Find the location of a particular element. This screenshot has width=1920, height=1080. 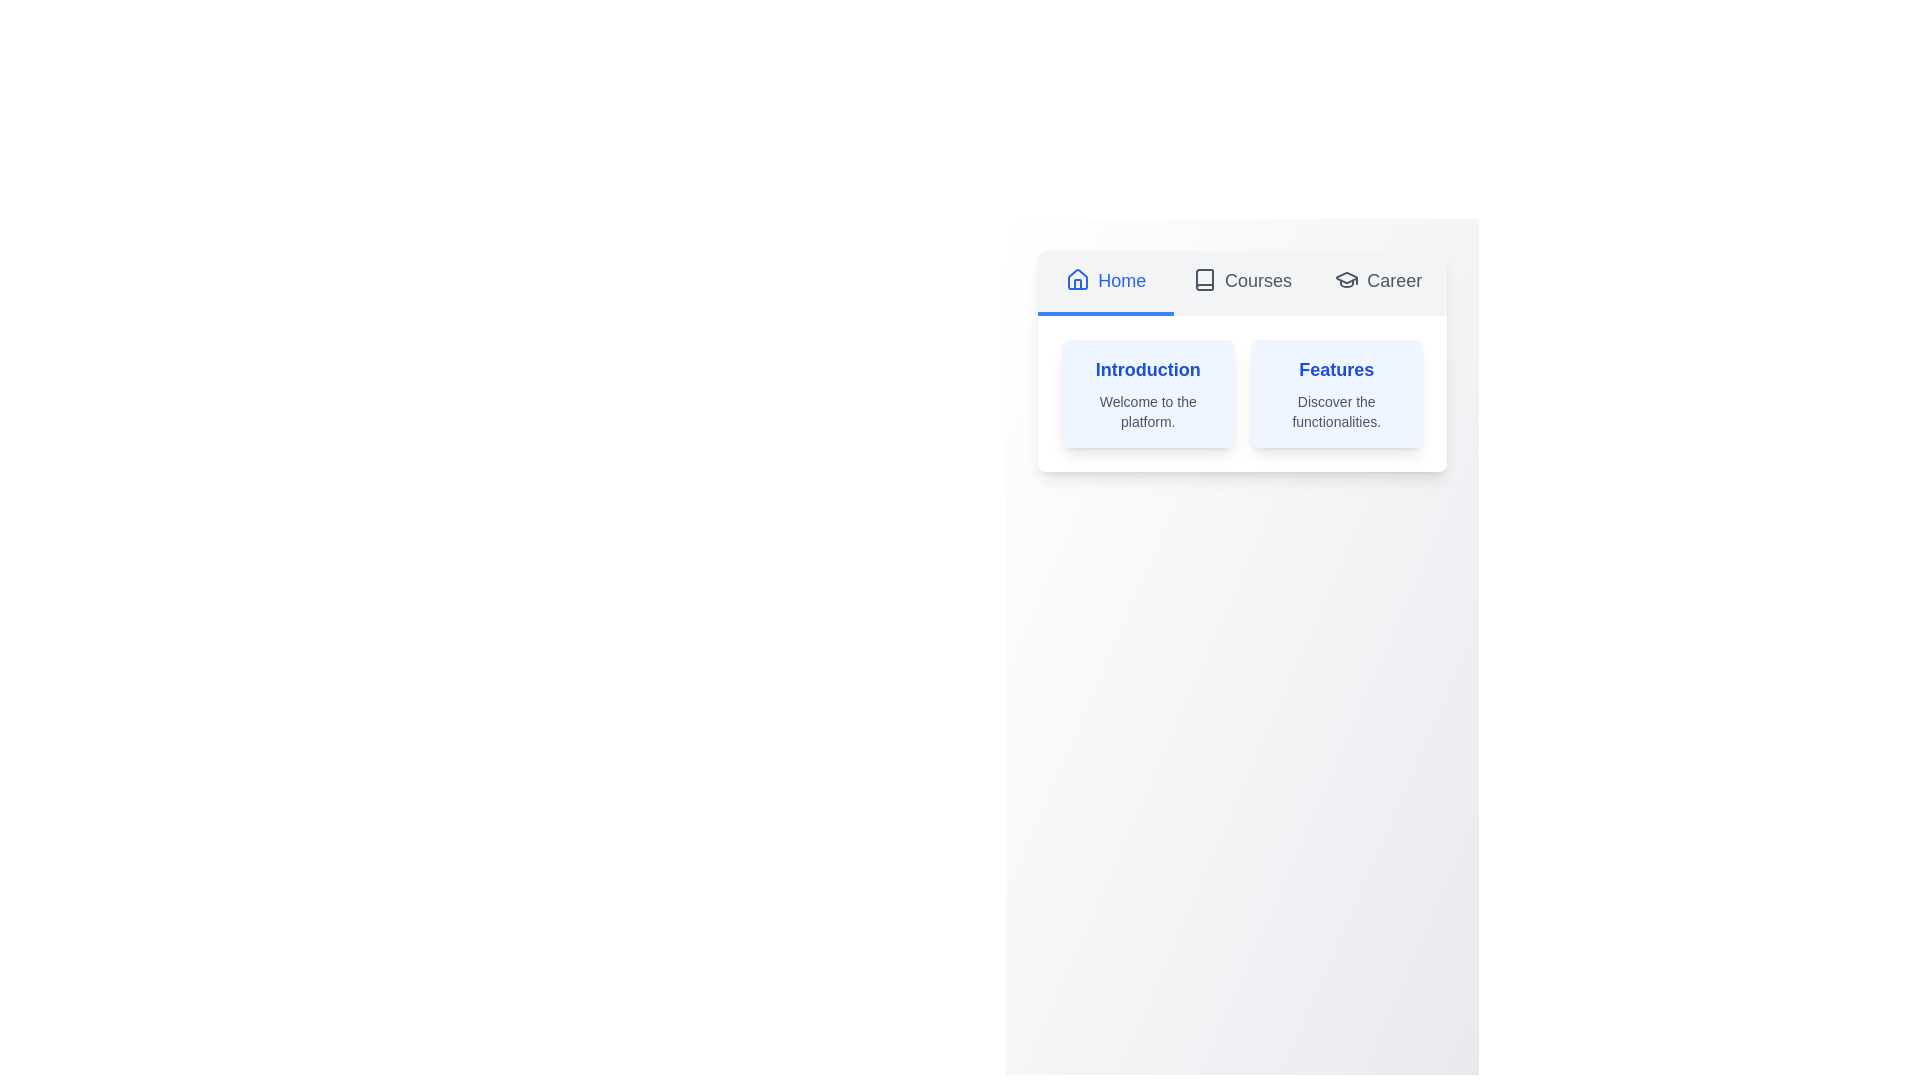

the book icon in the navigation bar for keyboard navigation is located at coordinates (1203, 280).